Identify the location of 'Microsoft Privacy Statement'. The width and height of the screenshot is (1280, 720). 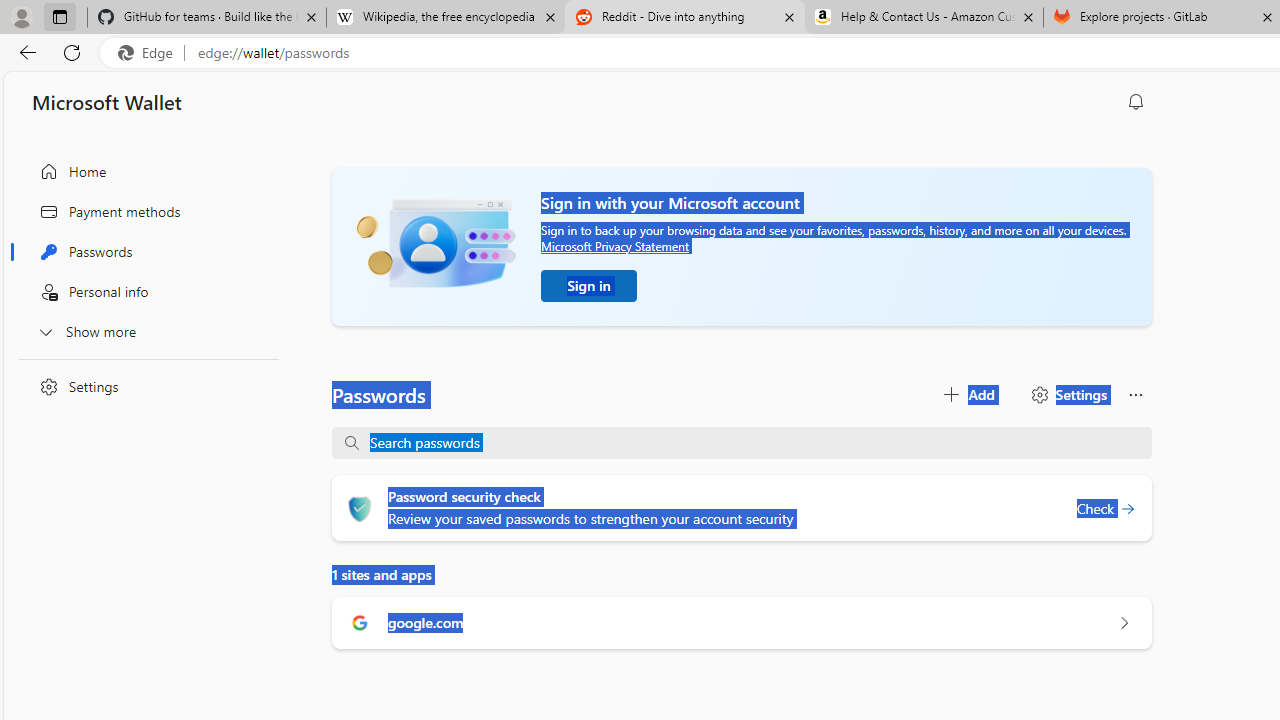
(614, 245).